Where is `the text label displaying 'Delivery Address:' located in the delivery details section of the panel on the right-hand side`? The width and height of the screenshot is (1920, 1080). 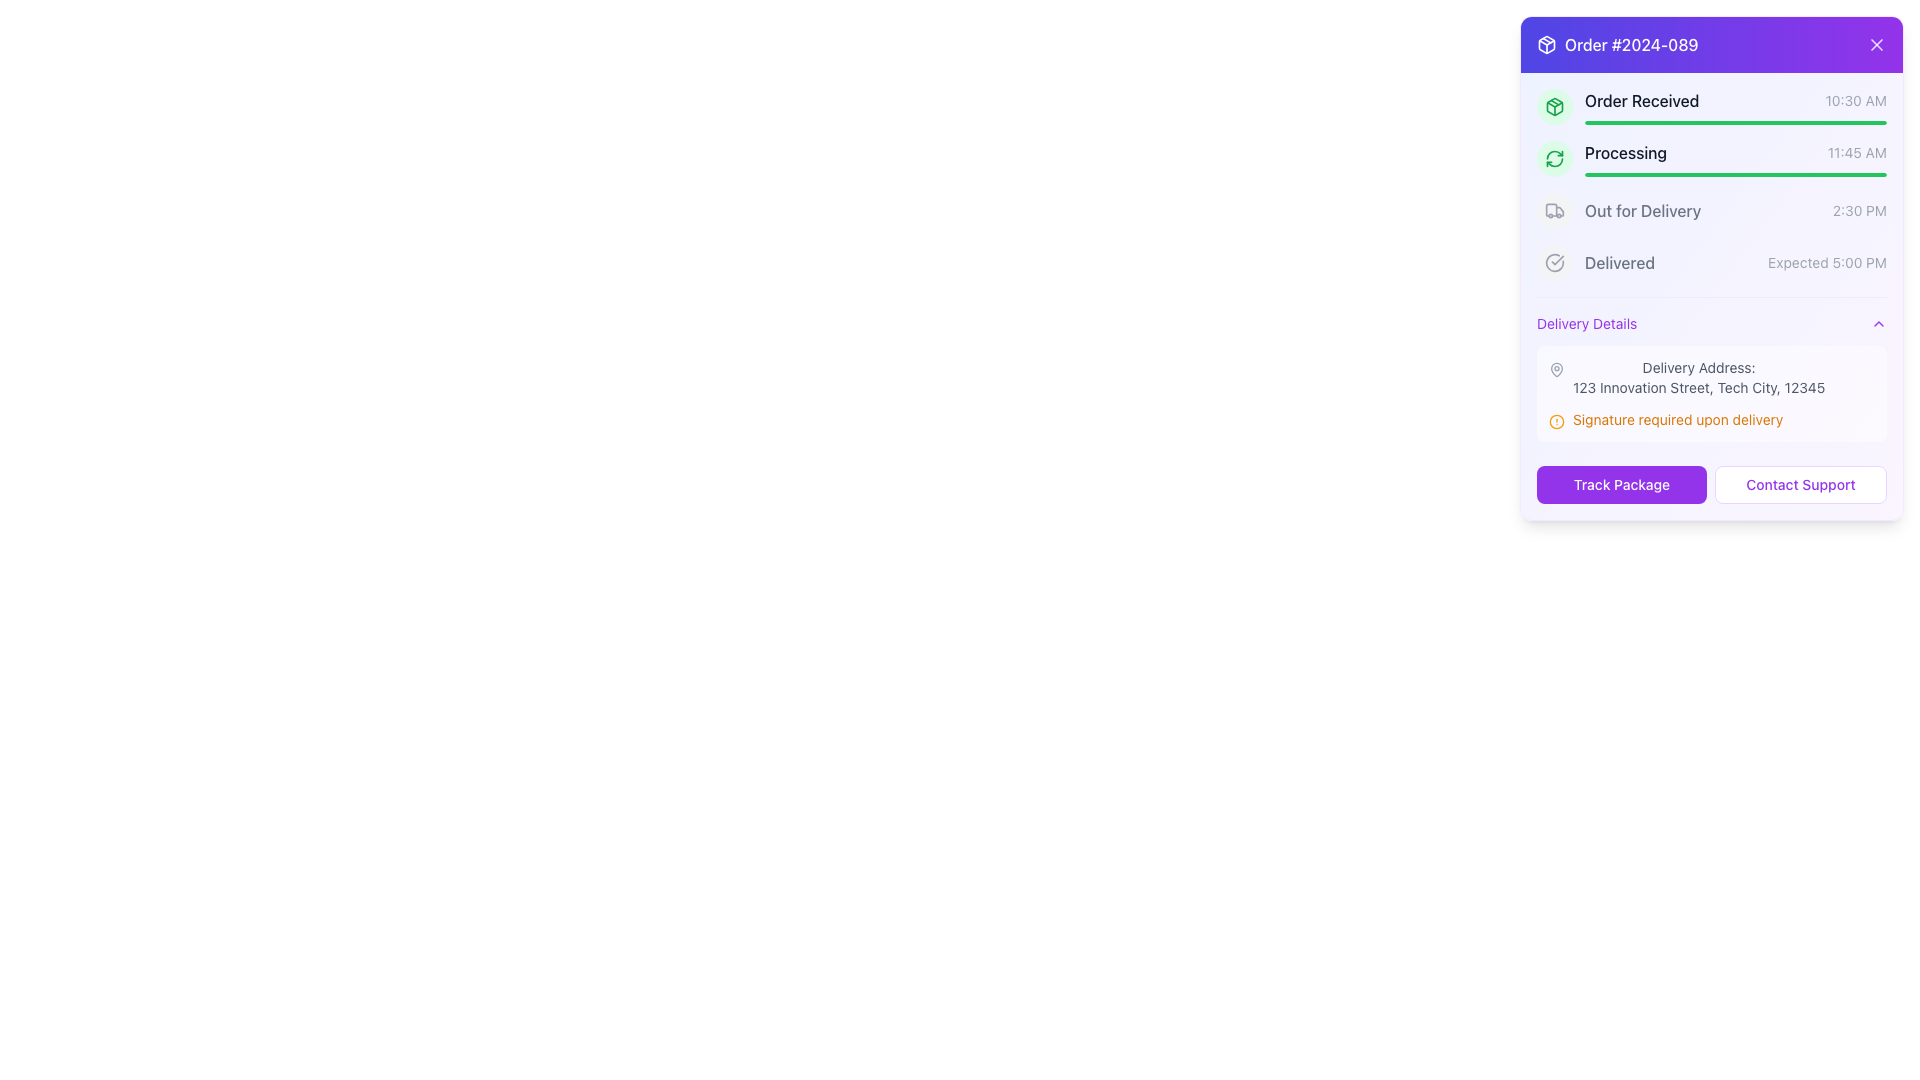
the text label displaying 'Delivery Address:' located in the delivery details section of the panel on the right-hand side is located at coordinates (1698, 367).